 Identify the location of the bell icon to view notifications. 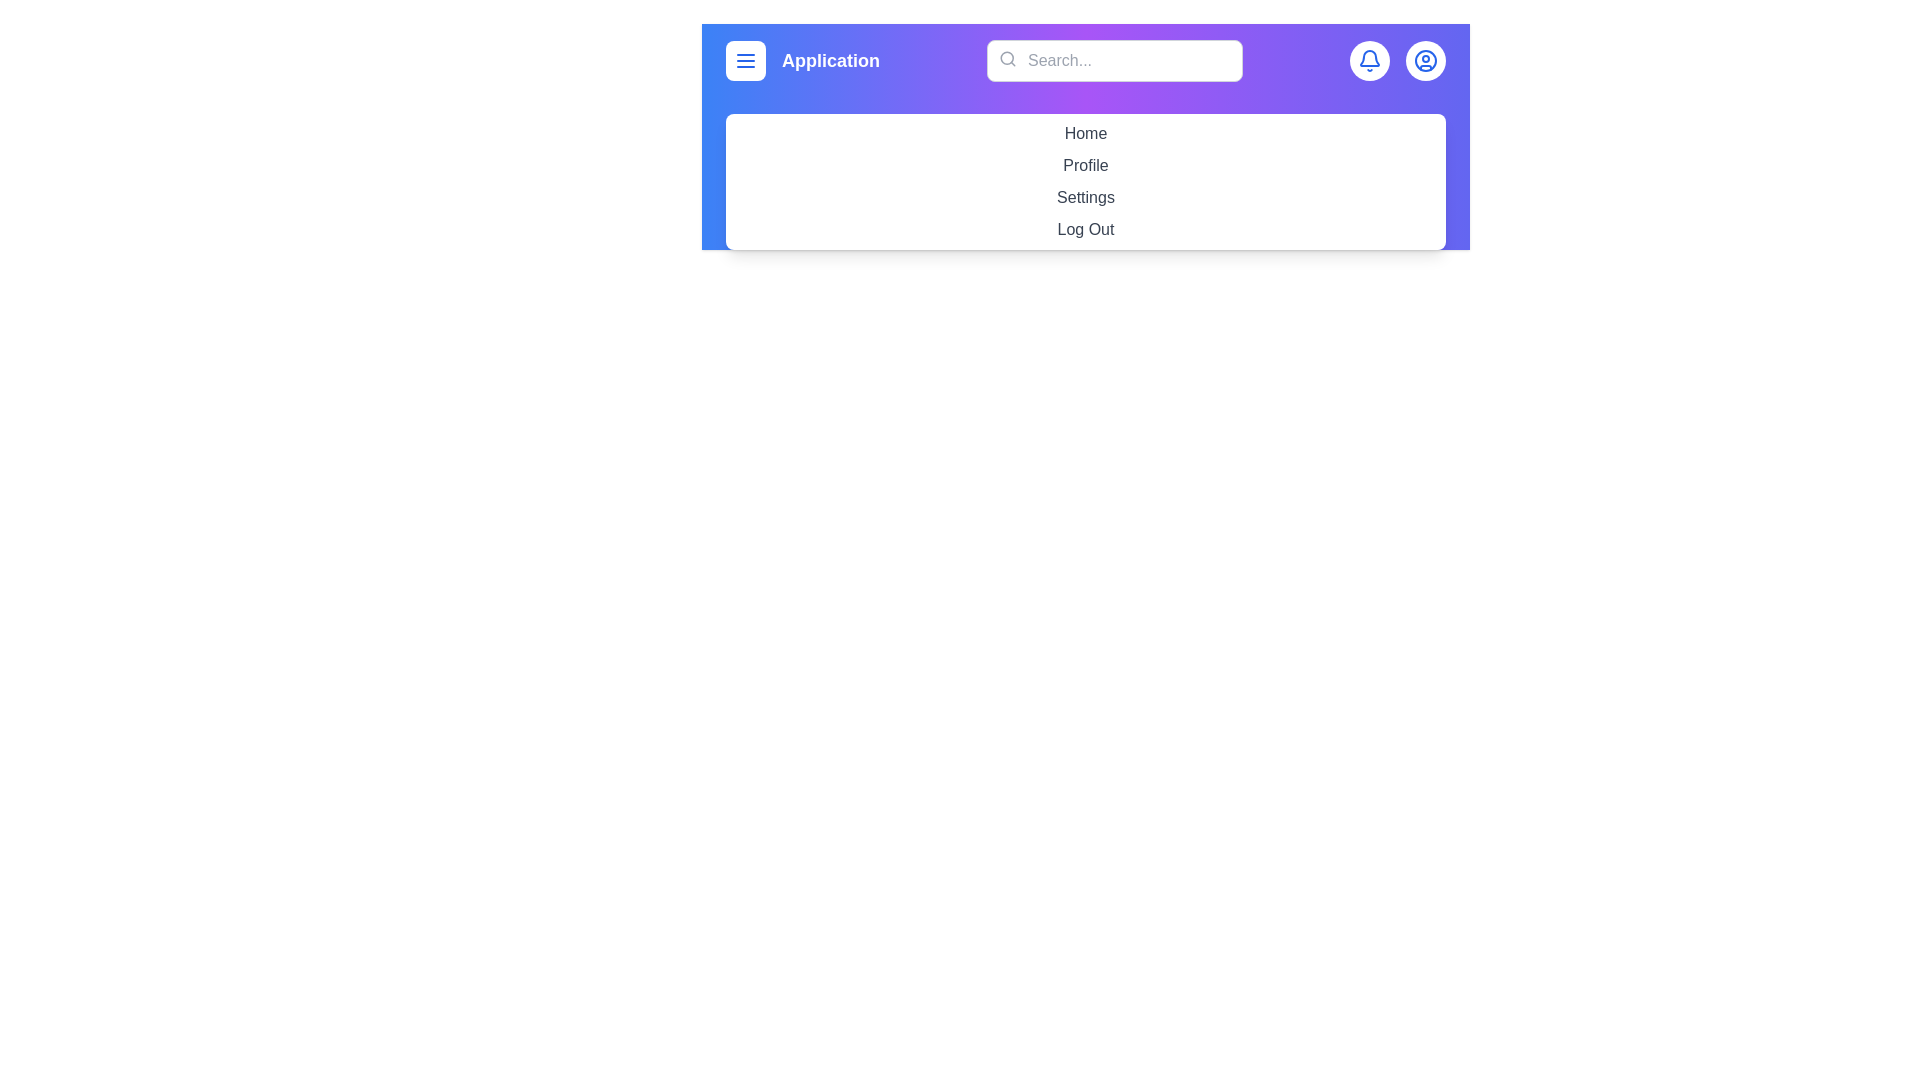
(1368, 60).